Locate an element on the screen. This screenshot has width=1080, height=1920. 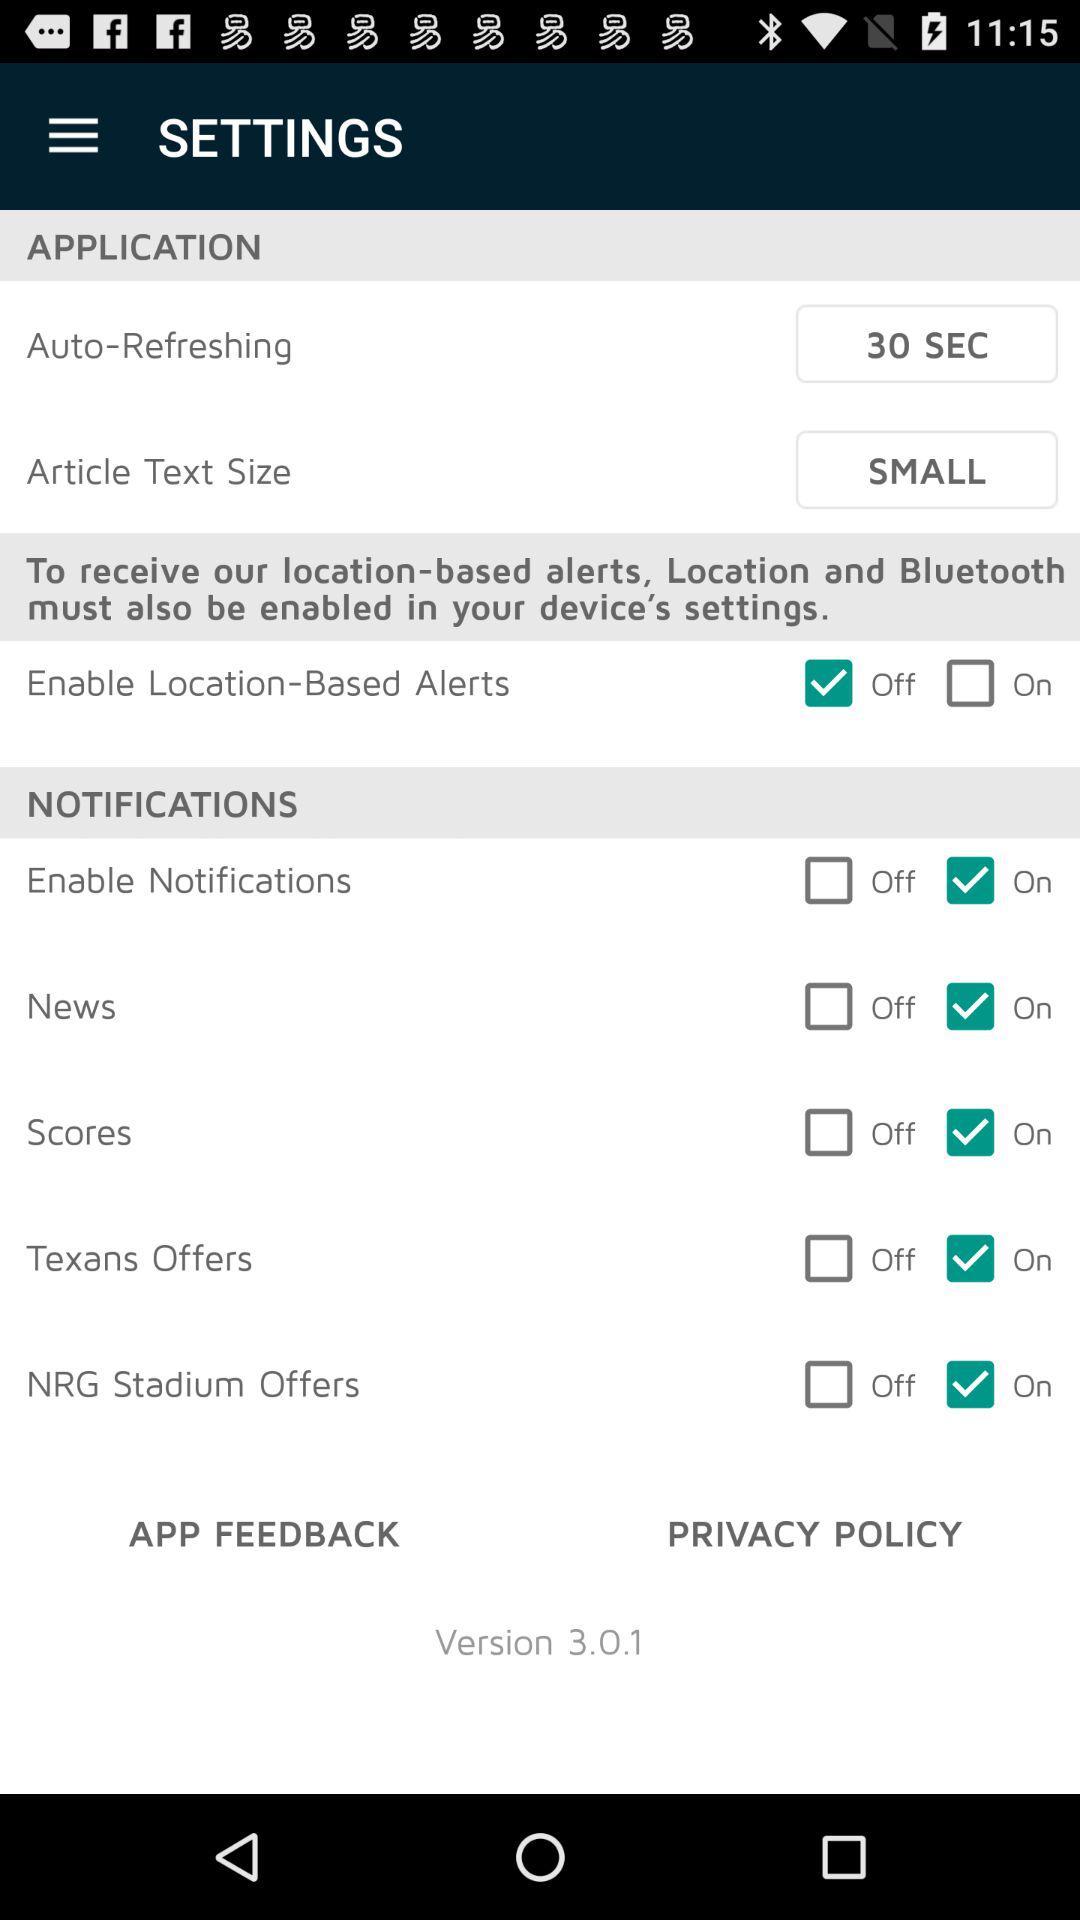
app to the left of the settings item is located at coordinates (72, 135).